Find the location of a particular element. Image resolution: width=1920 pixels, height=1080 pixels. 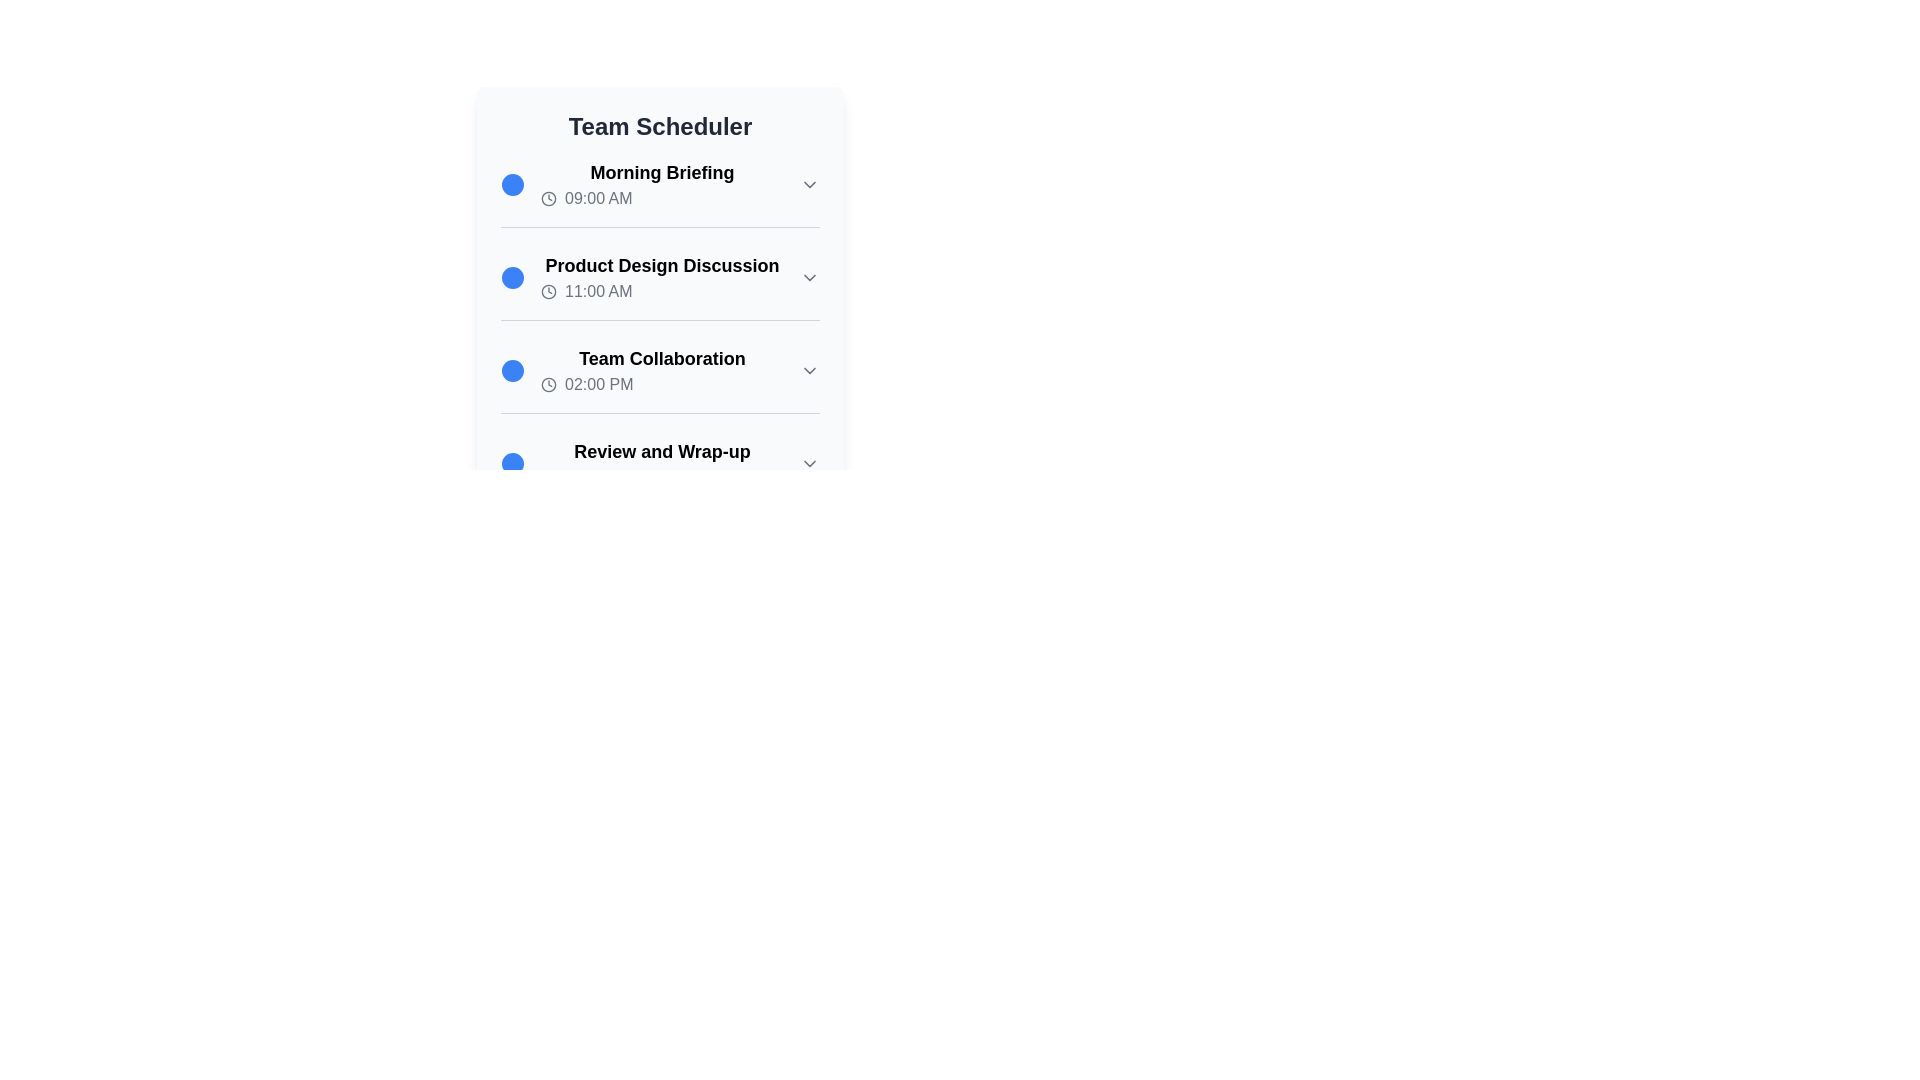

the circular element that serves as a clock icon, located beside the 2:00 PM entry under 'Team Collaboration' in the schedule section of the UI is located at coordinates (548, 385).